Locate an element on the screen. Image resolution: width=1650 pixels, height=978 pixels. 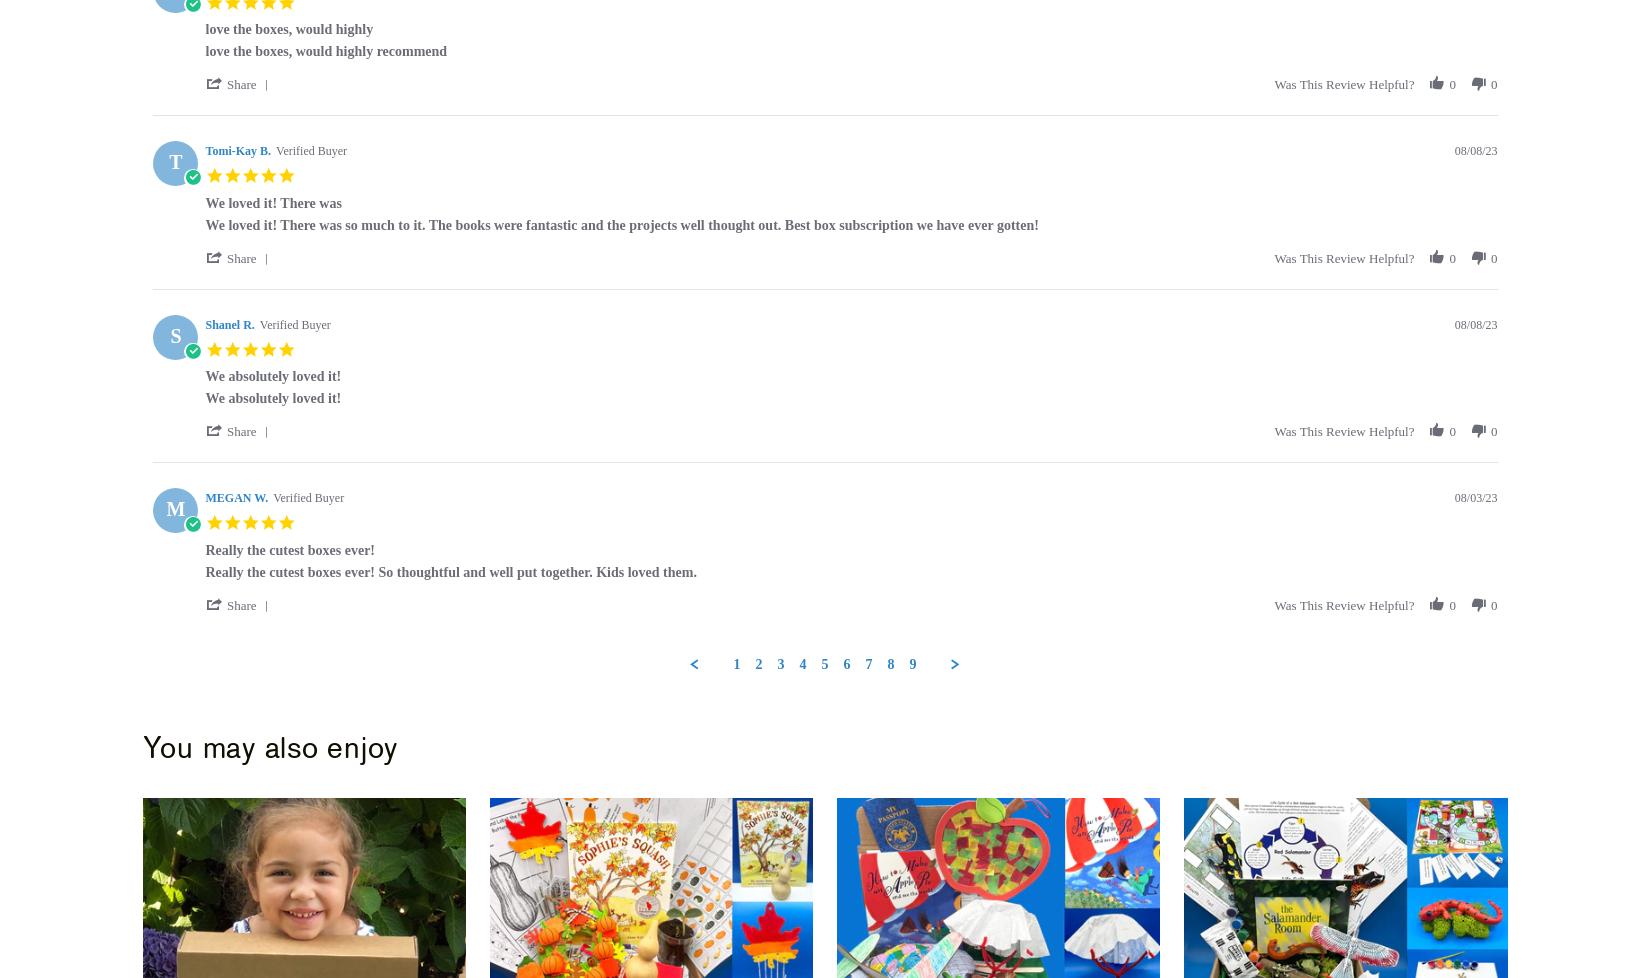
'love the boxes, would highly recommend' is located at coordinates (326, 51).